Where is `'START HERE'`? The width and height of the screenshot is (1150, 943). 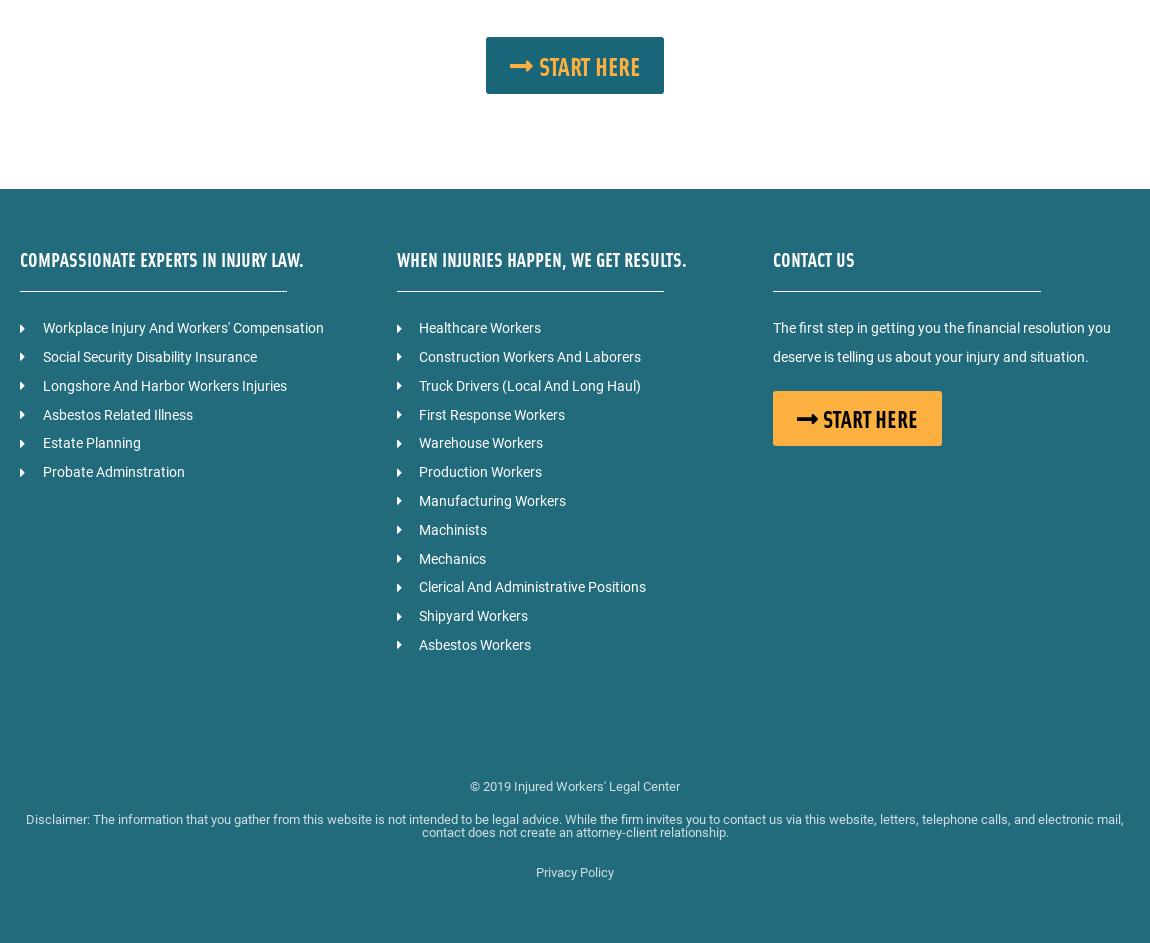 'START HERE' is located at coordinates (870, 417).